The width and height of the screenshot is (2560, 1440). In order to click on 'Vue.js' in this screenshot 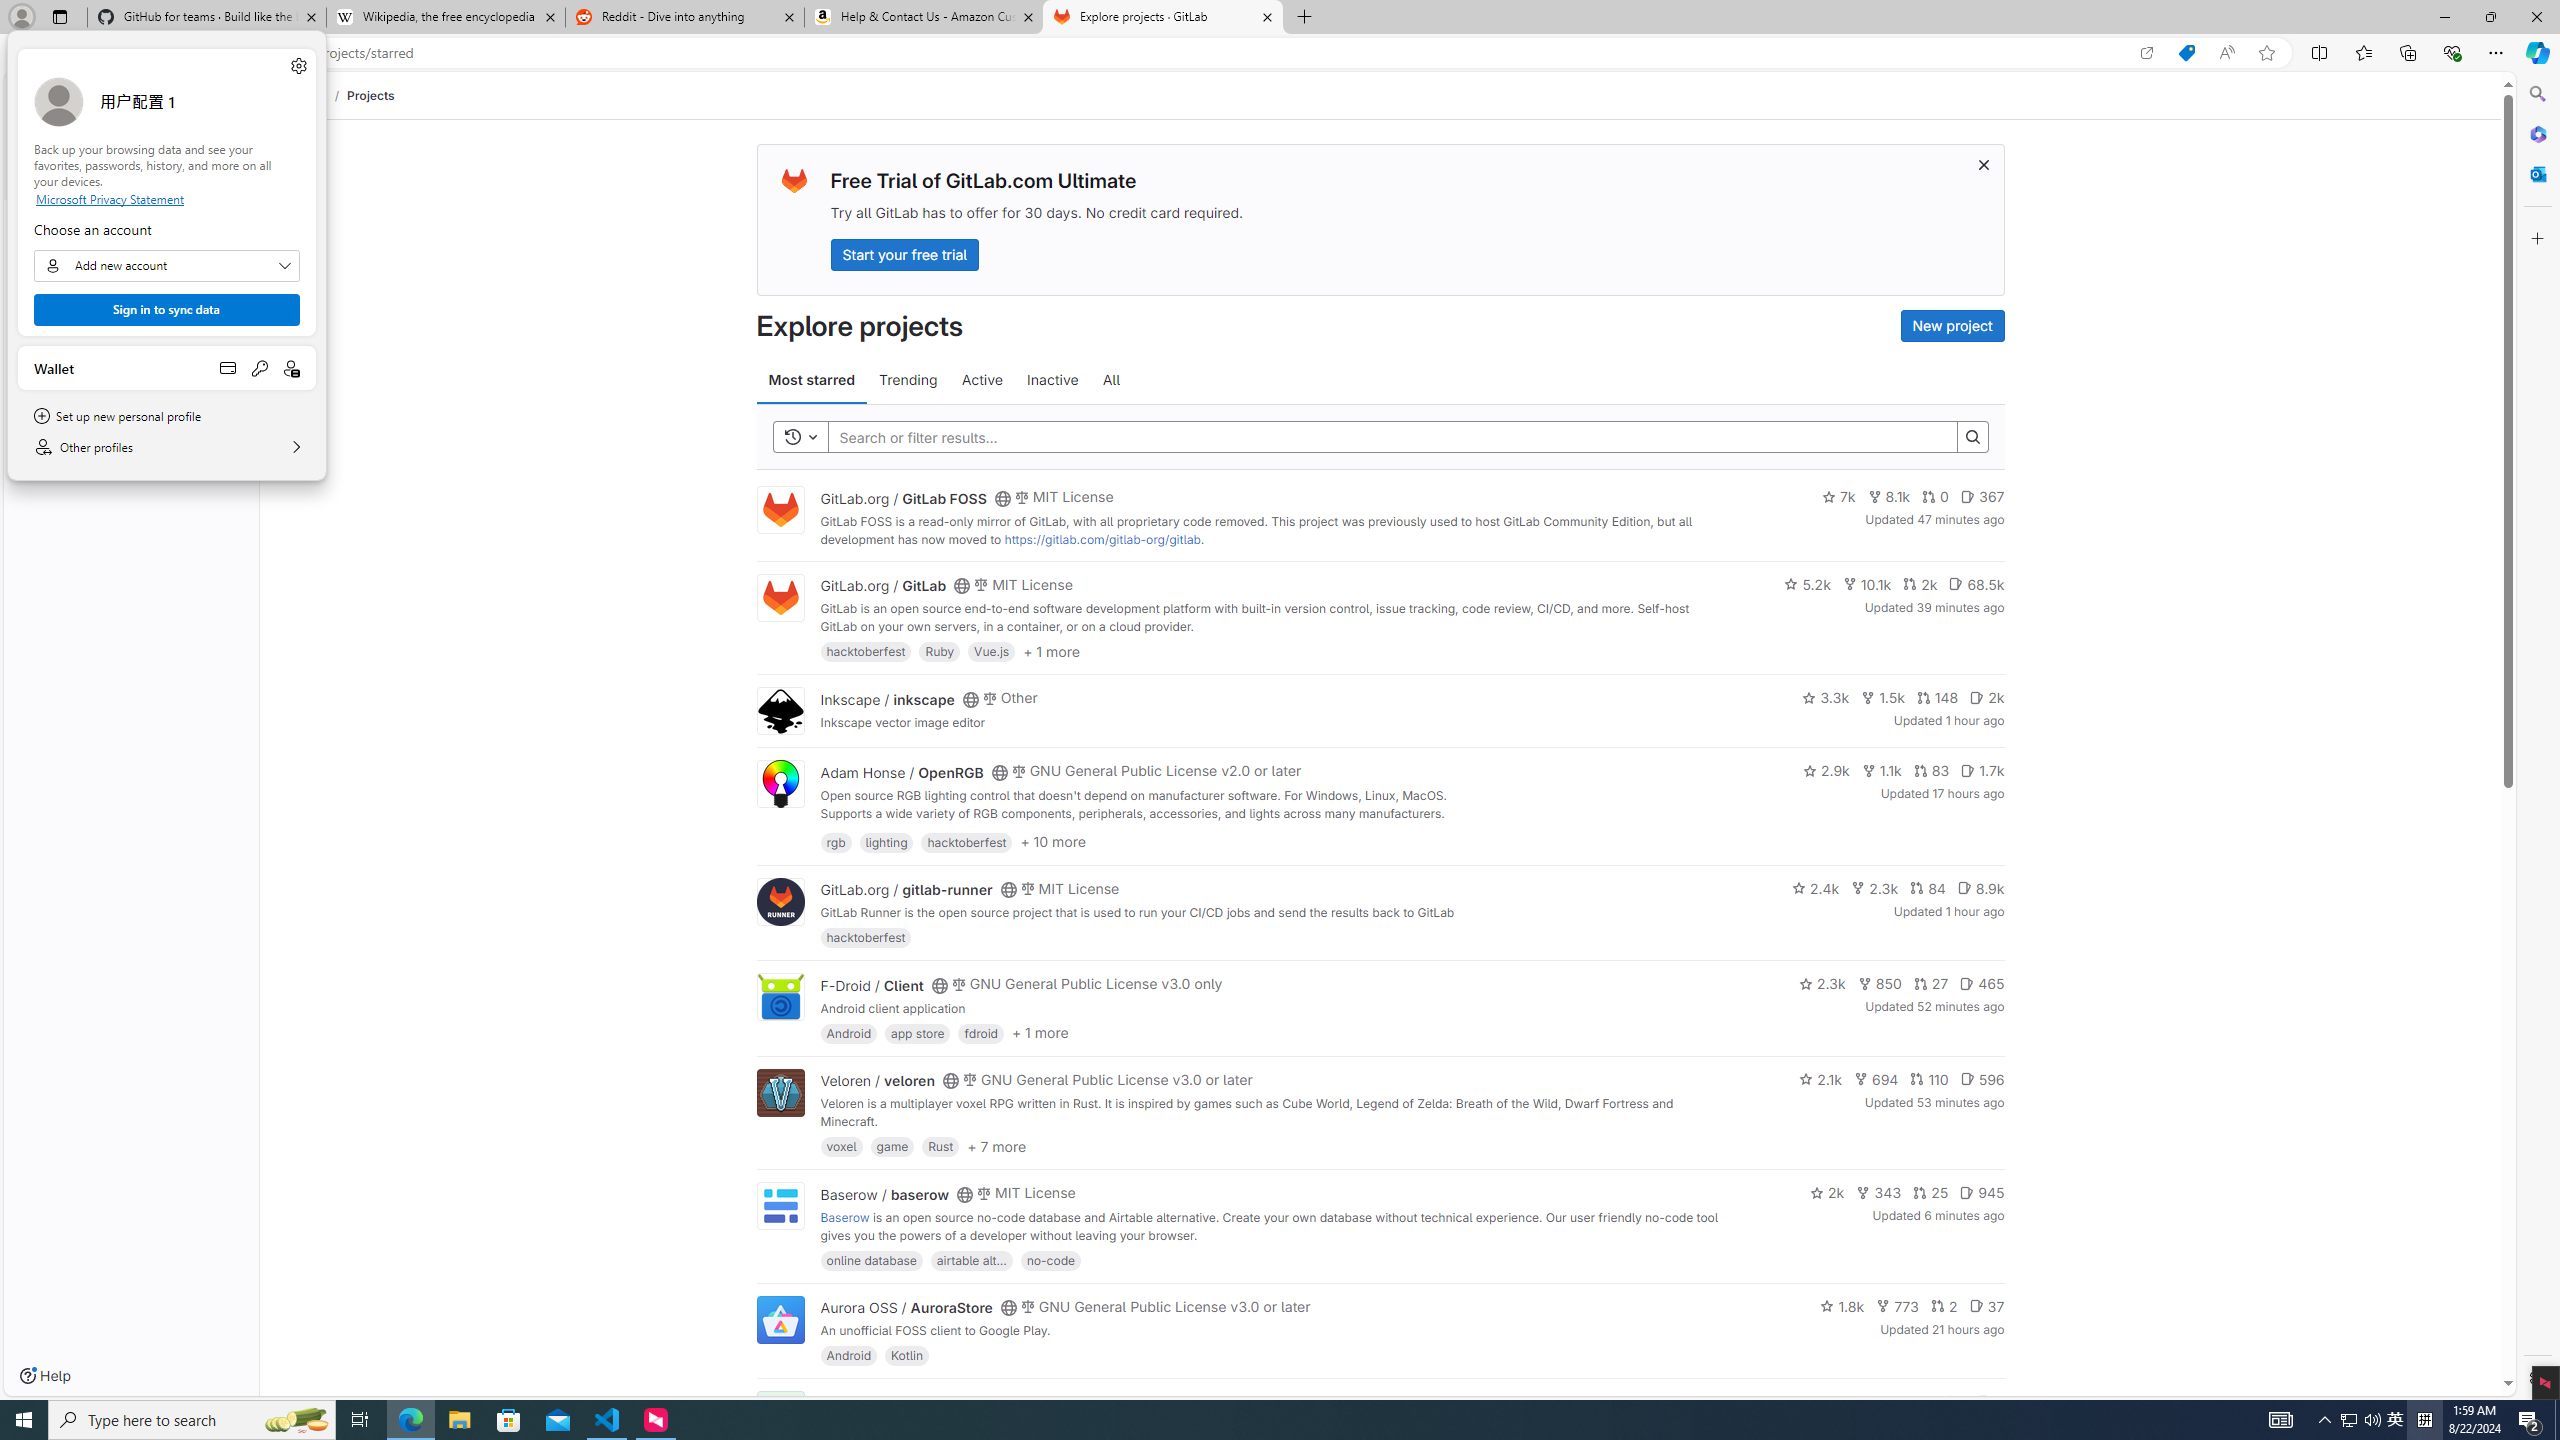, I will do `click(991, 651)`.